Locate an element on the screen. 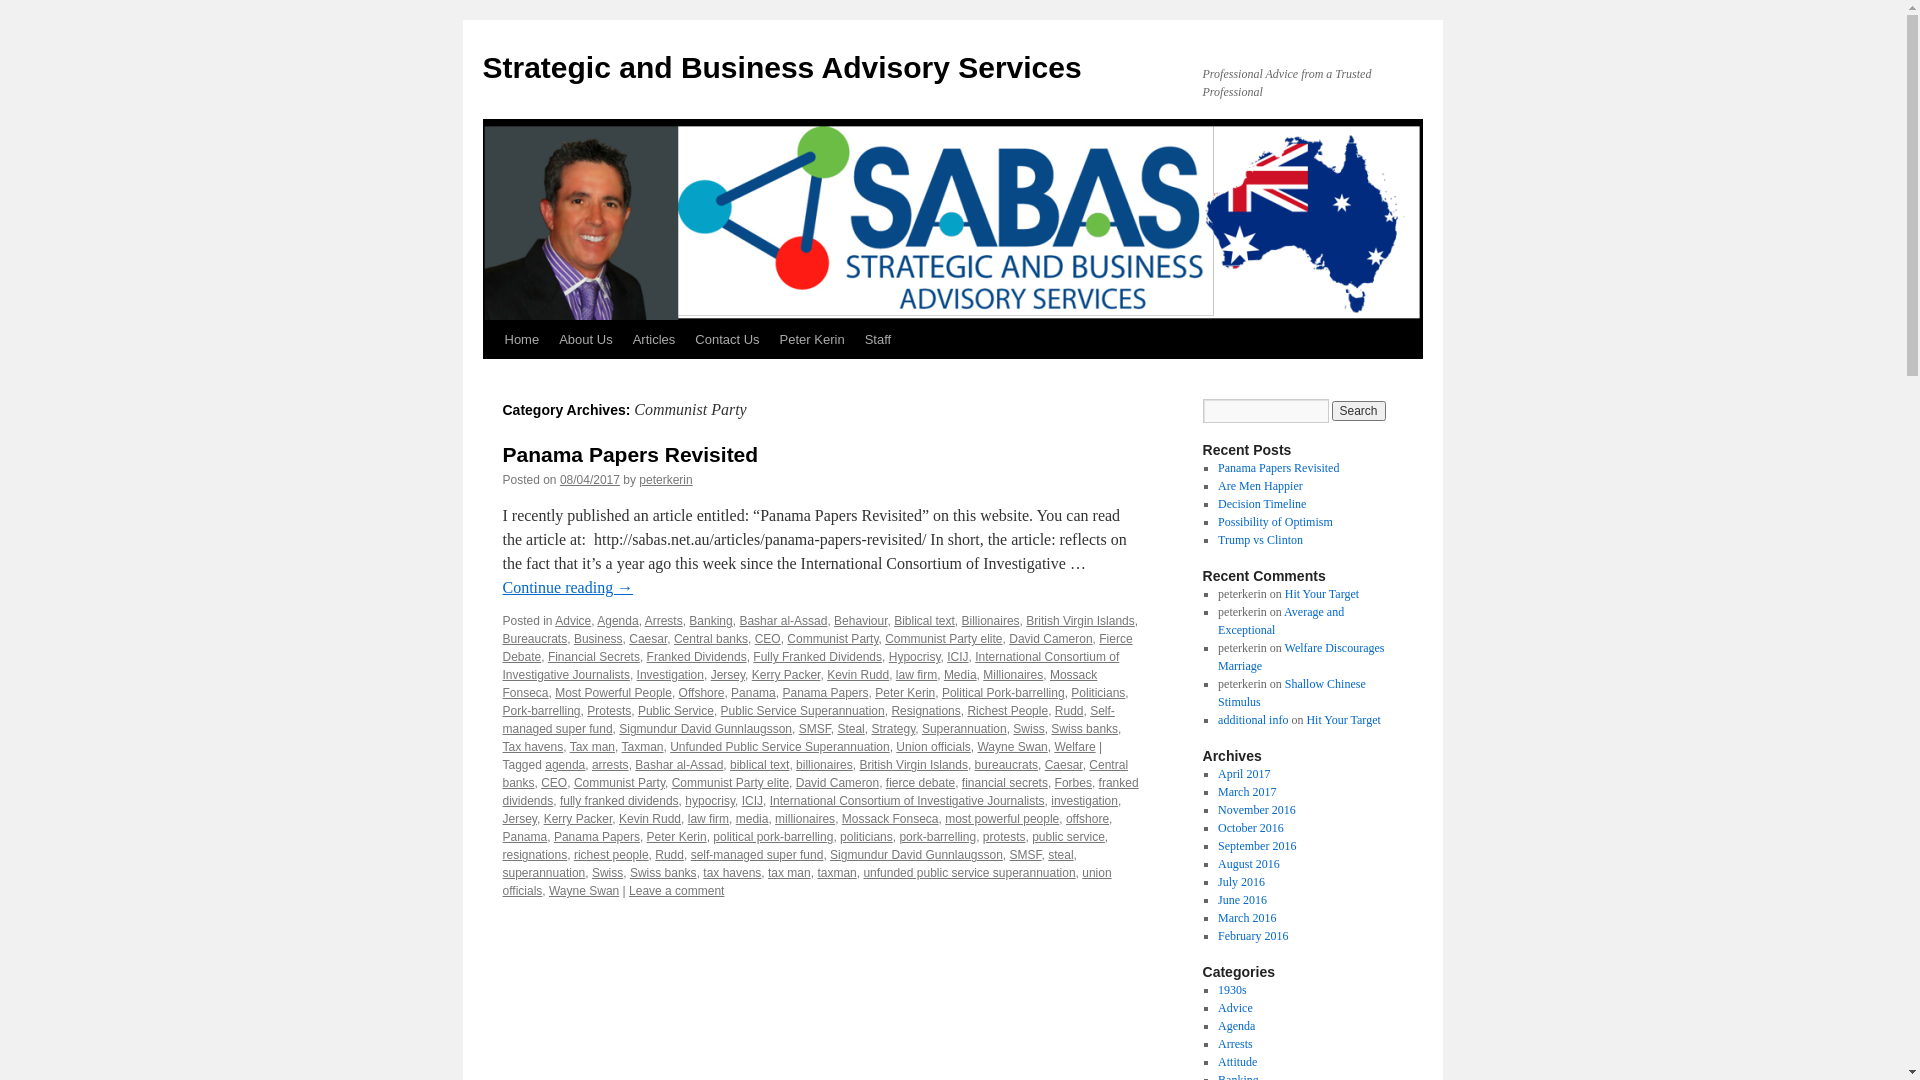 This screenshot has height=1080, width=1920. 'richest people' is located at coordinates (573, 855).